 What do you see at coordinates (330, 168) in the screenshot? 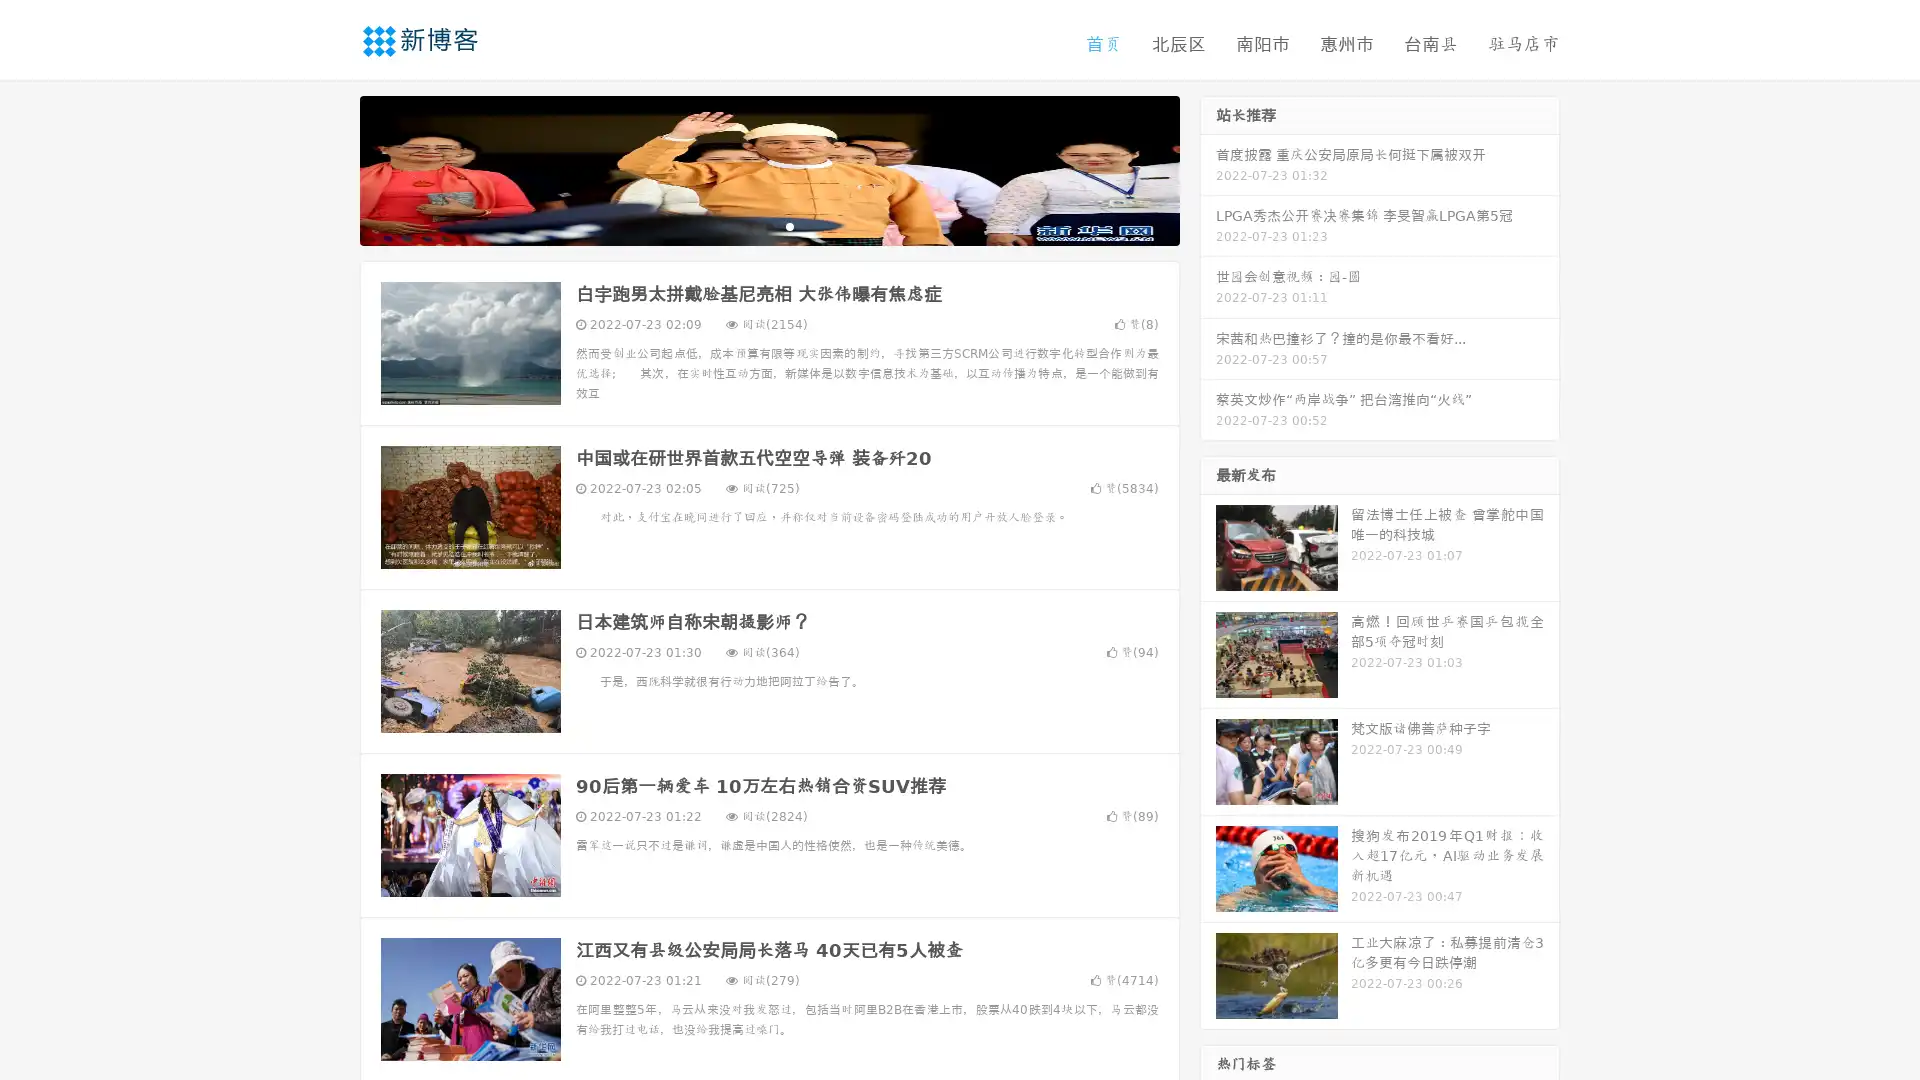
I see `Previous slide` at bounding box center [330, 168].